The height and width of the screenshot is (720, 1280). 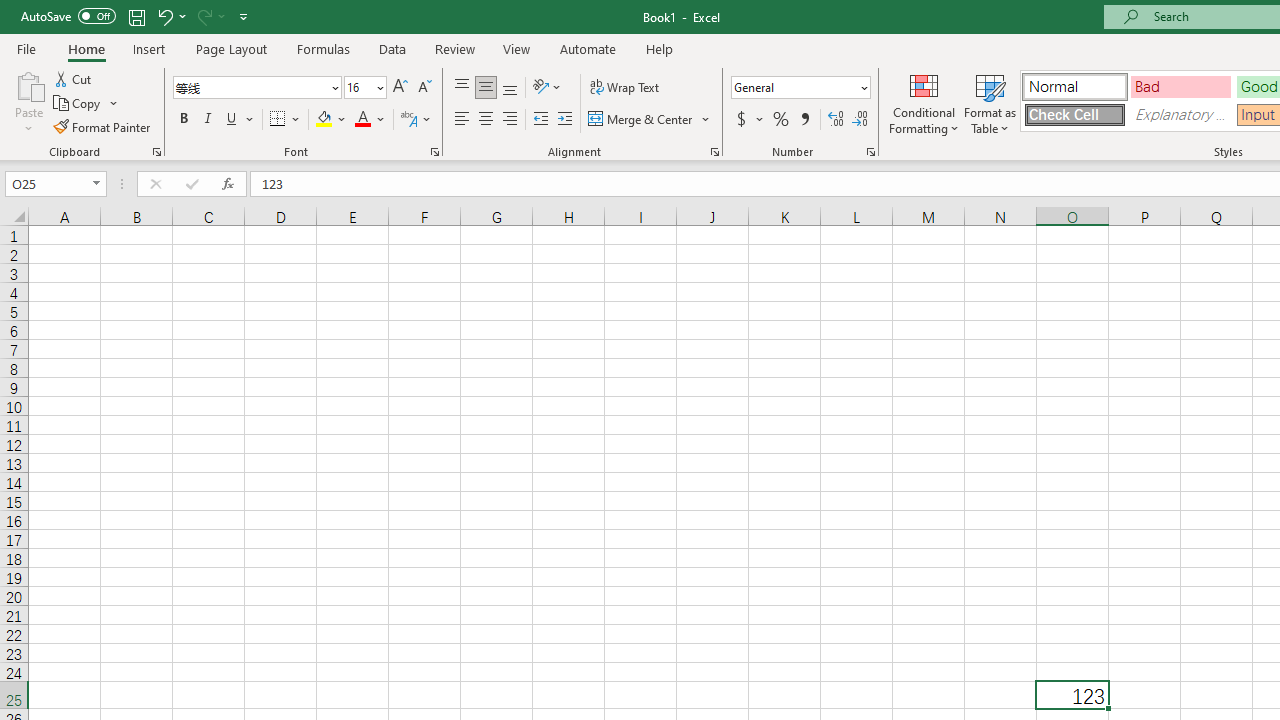 I want to click on 'Percent Style', so click(x=780, y=119).